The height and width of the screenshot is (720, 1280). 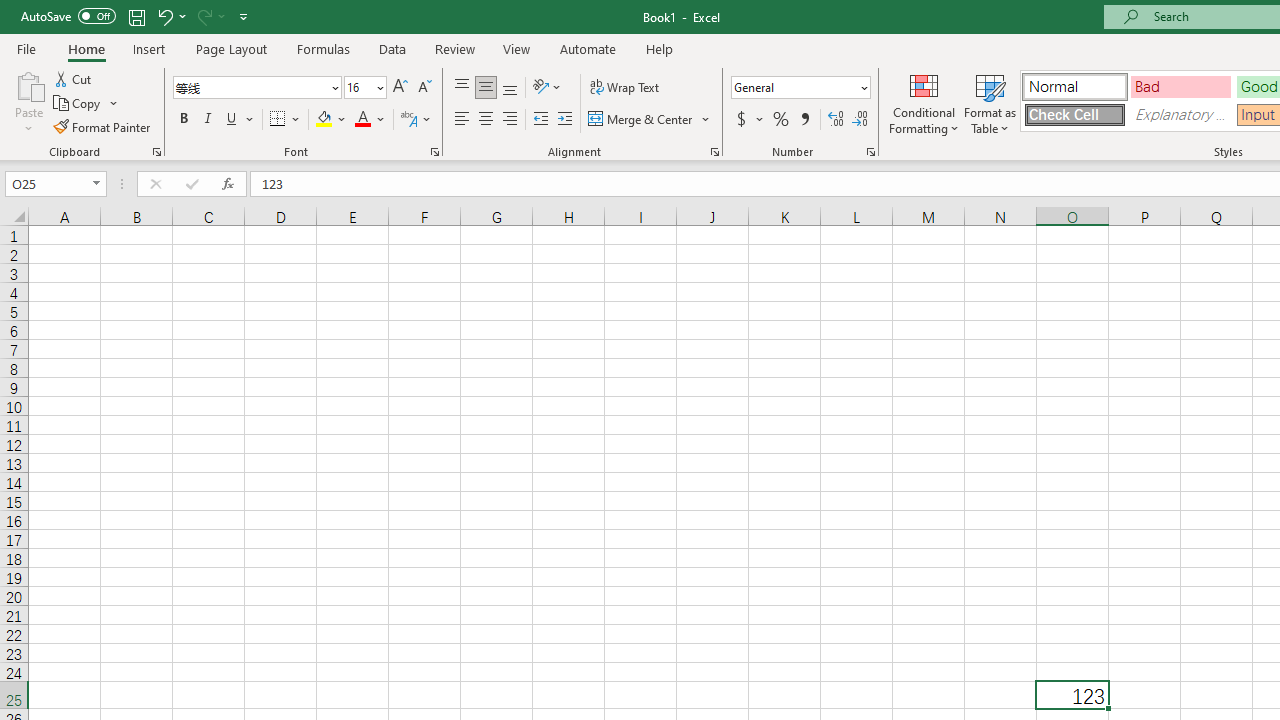 I want to click on 'Percent Style', so click(x=780, y=119).